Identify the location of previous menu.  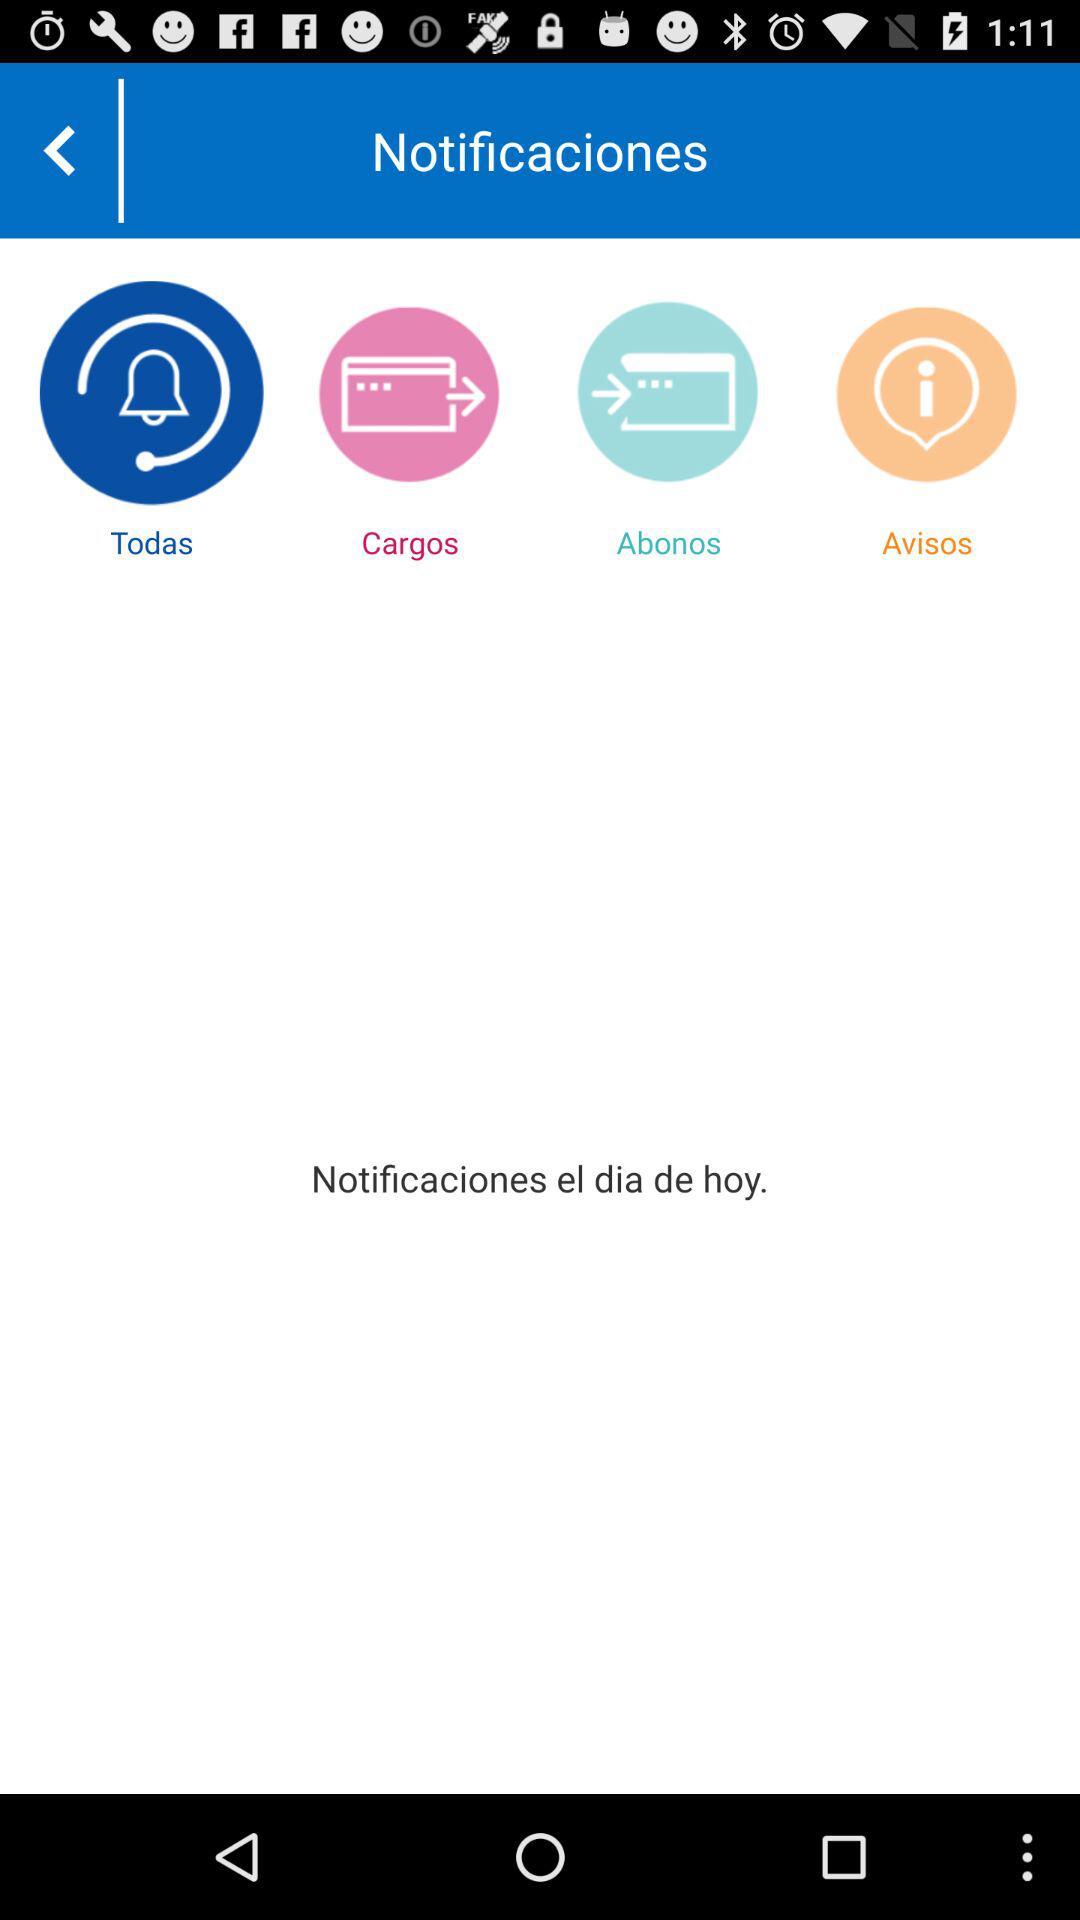
(58, 149).